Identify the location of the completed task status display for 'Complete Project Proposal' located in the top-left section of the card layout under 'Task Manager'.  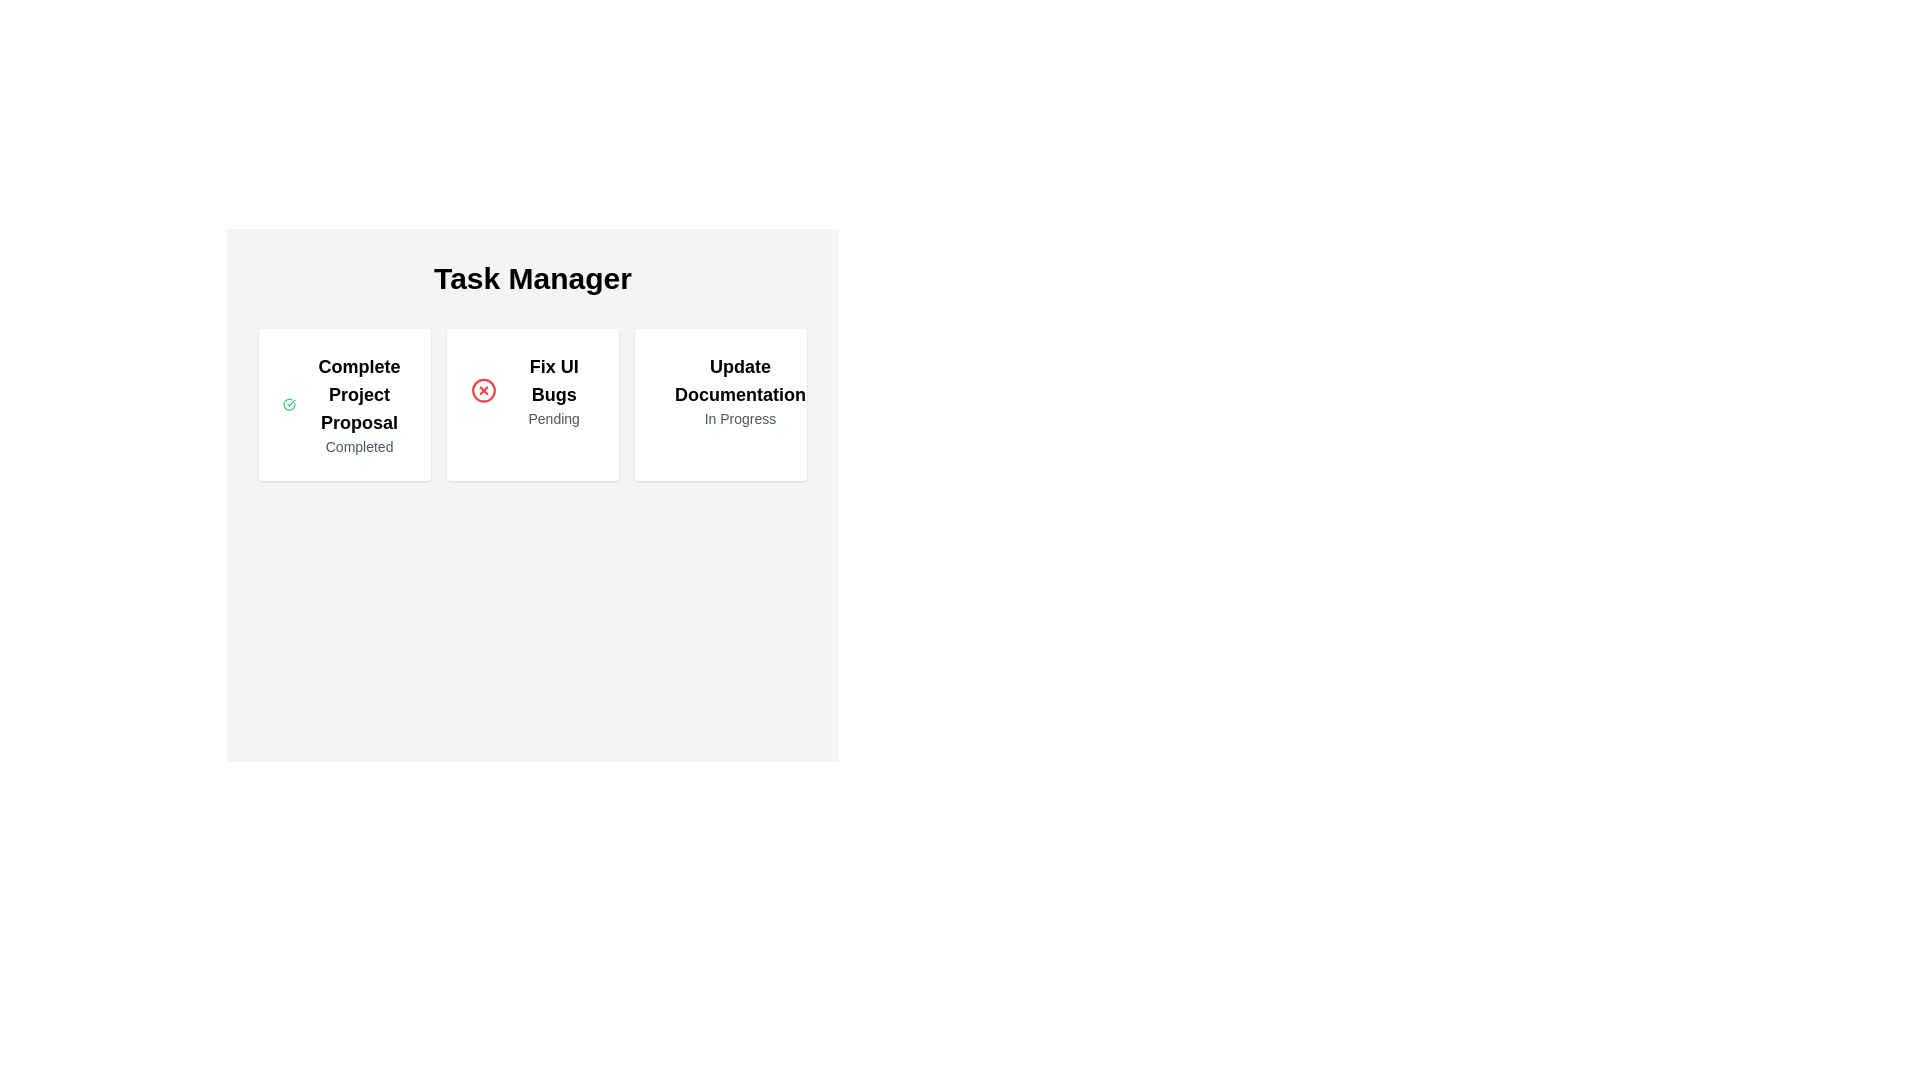
(345, 405).